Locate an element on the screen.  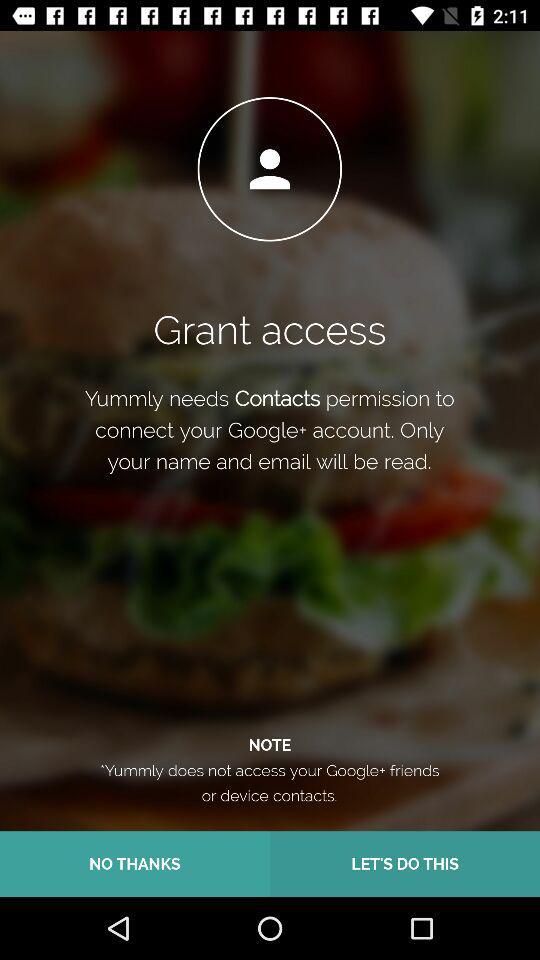
the no thanks is located at coordinates (135, 863).